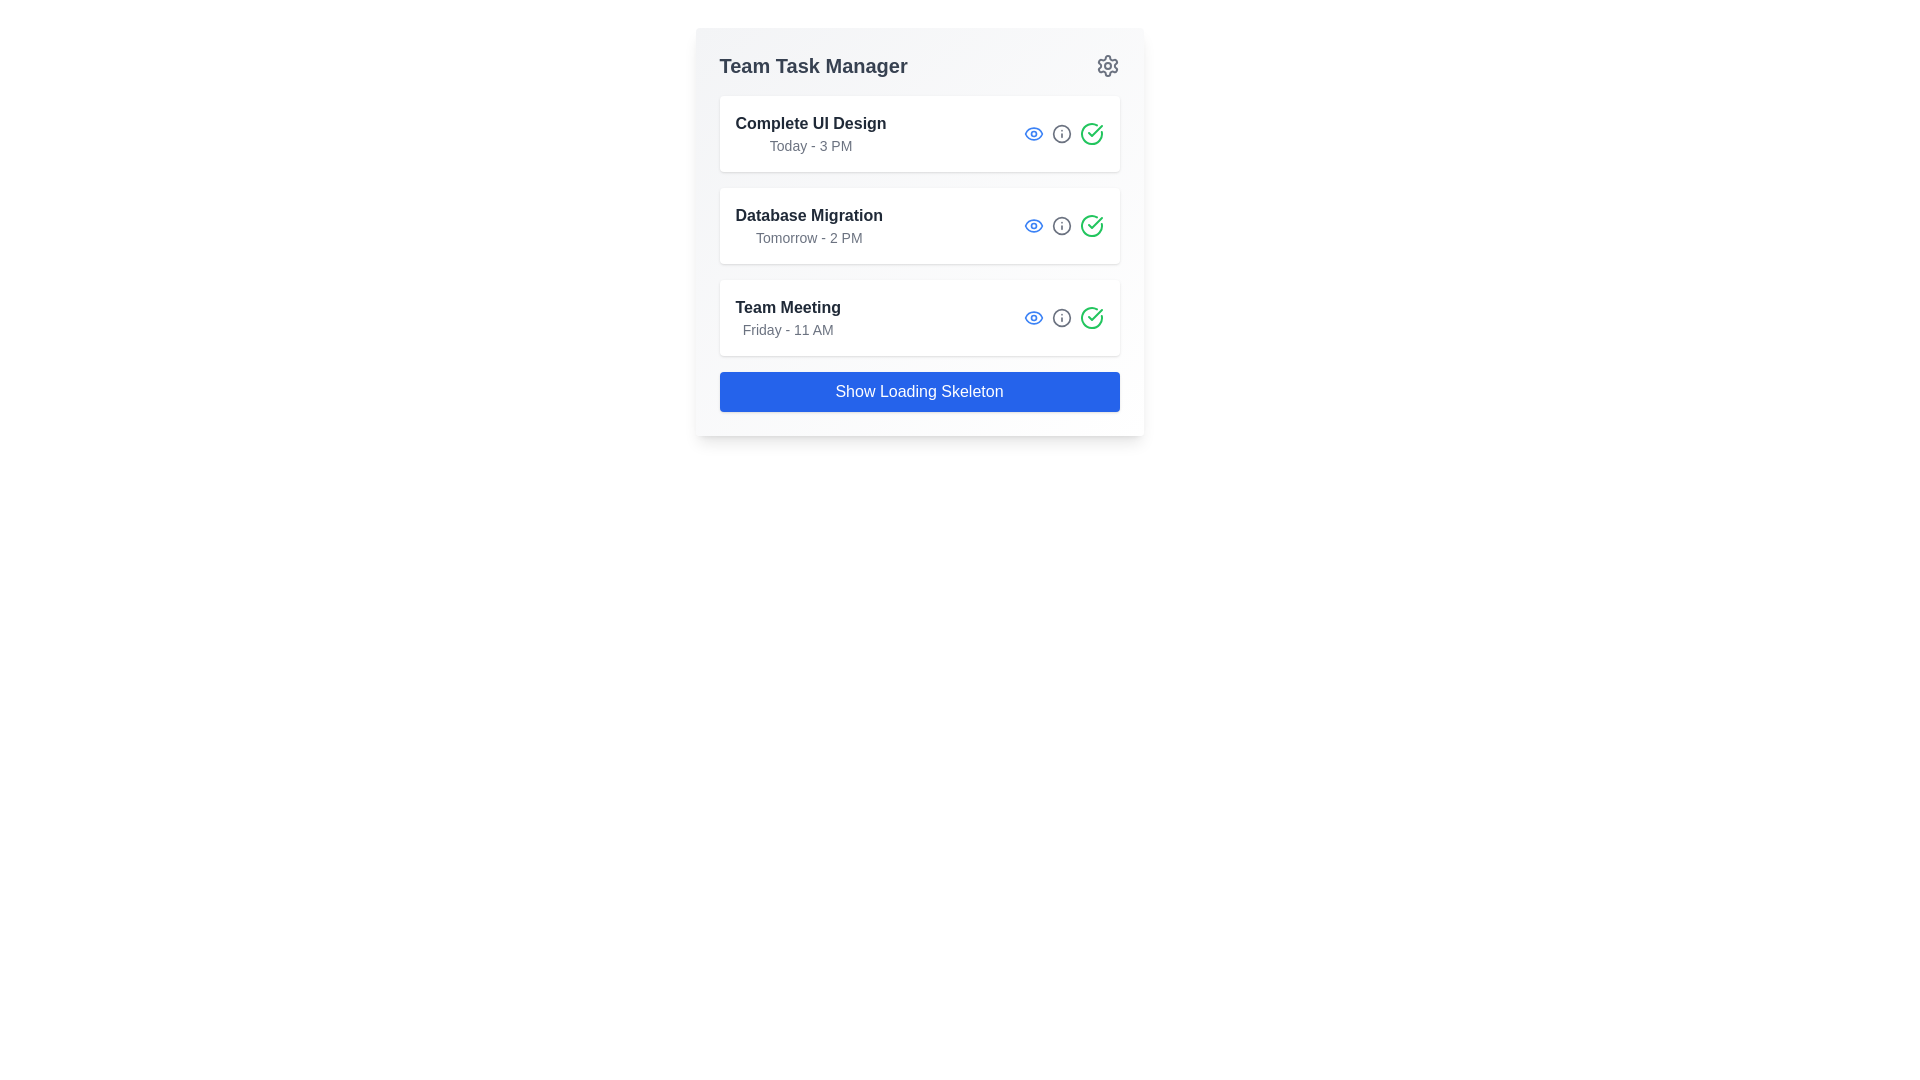 The image size is (1920, 1080). What do you see at coordinates (1090, 225) in the screenshot?
I see `the completion status icon on the far right of the second task row titled 'Database Migration' to mark the task as complete` at bounding box center [1090, 225].